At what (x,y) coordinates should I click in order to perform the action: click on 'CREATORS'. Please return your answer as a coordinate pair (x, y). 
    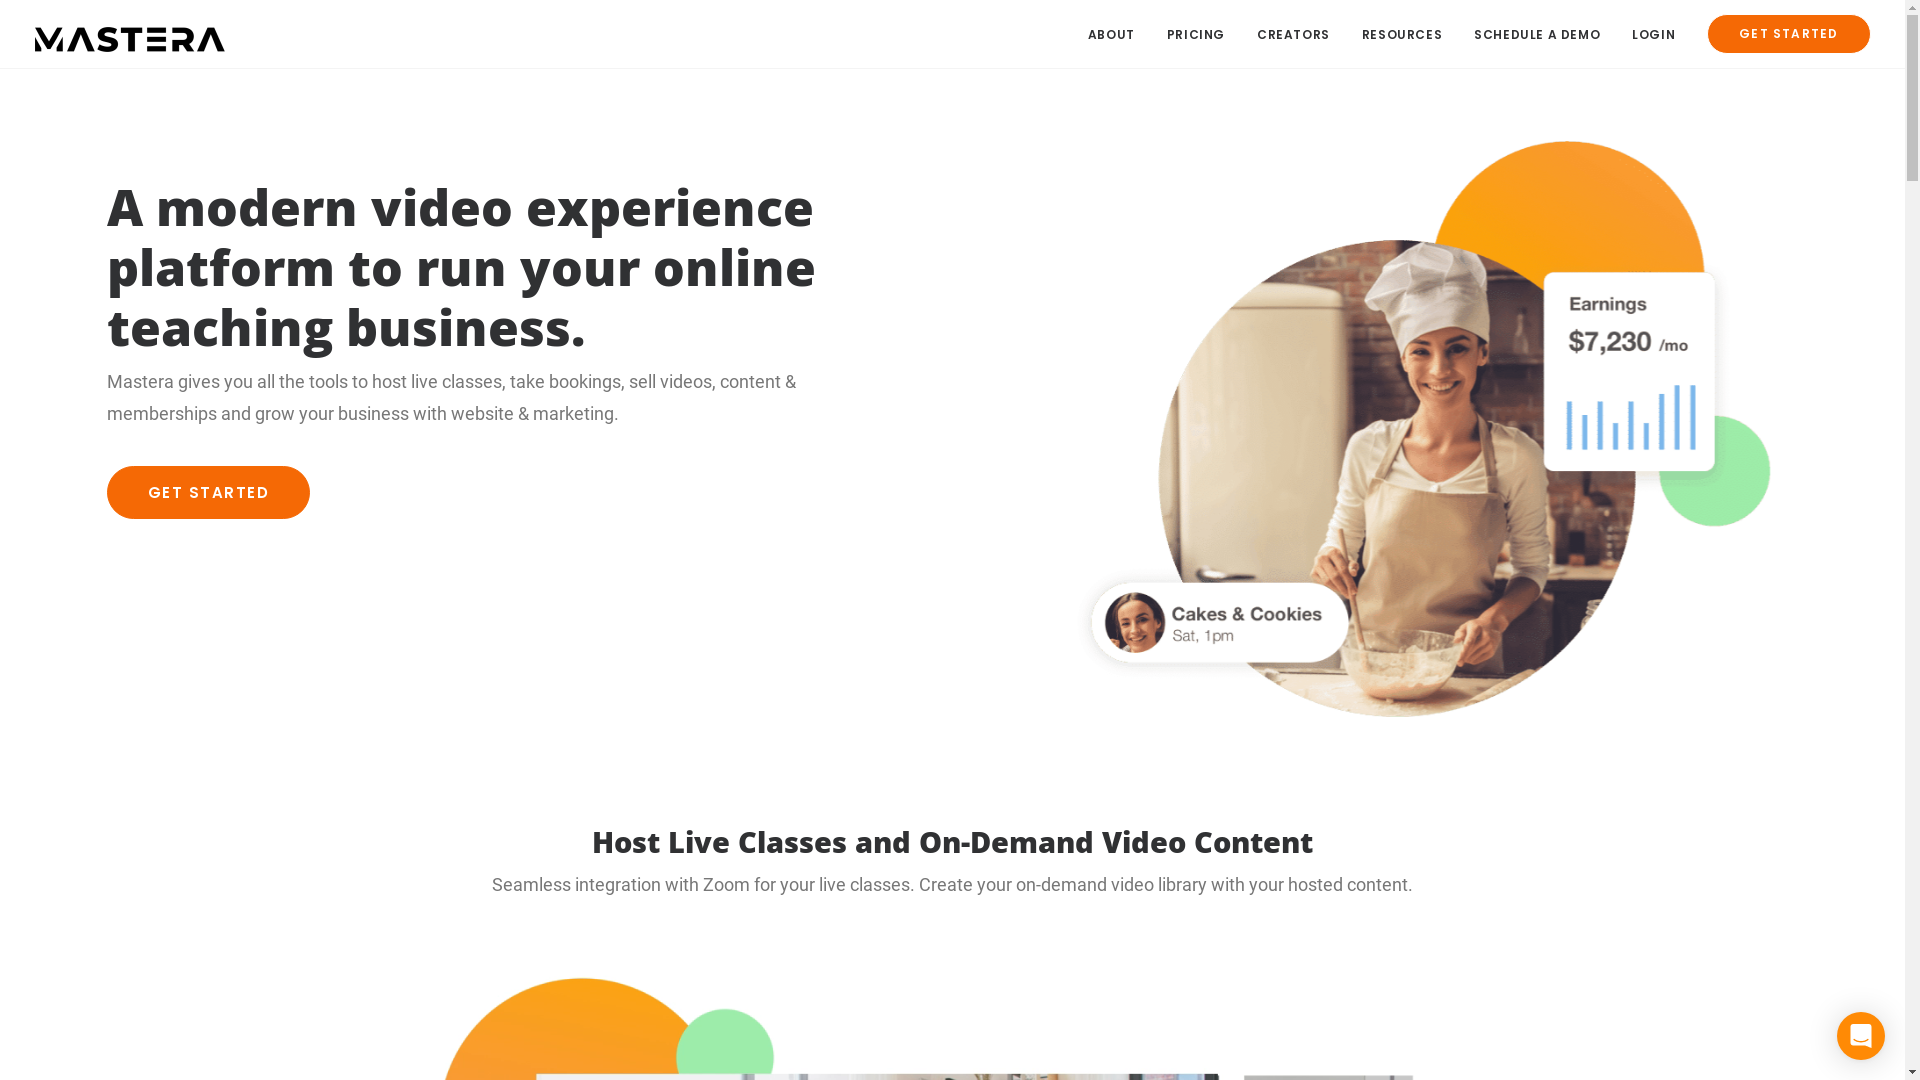
    Looking at the image, I should click on (1293, 34).